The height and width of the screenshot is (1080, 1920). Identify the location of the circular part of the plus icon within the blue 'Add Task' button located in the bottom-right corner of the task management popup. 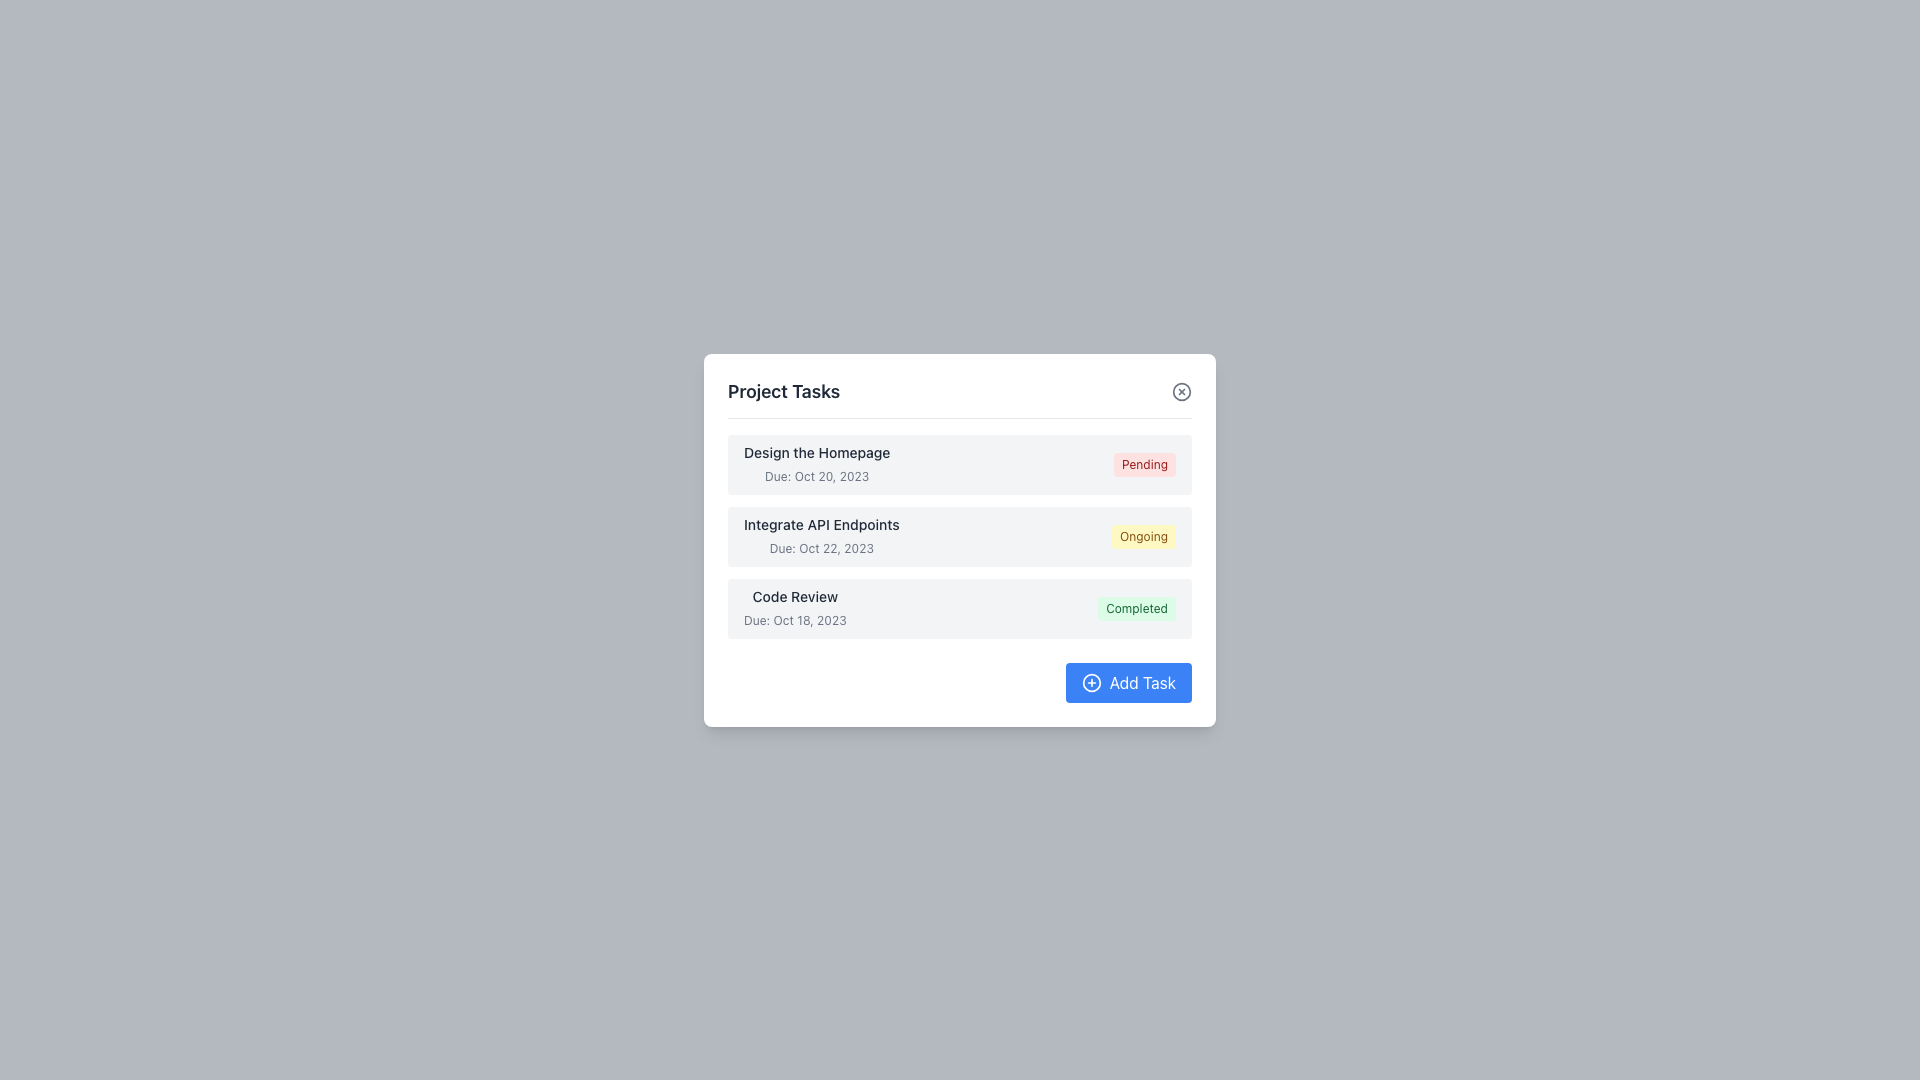
(1090, 681).